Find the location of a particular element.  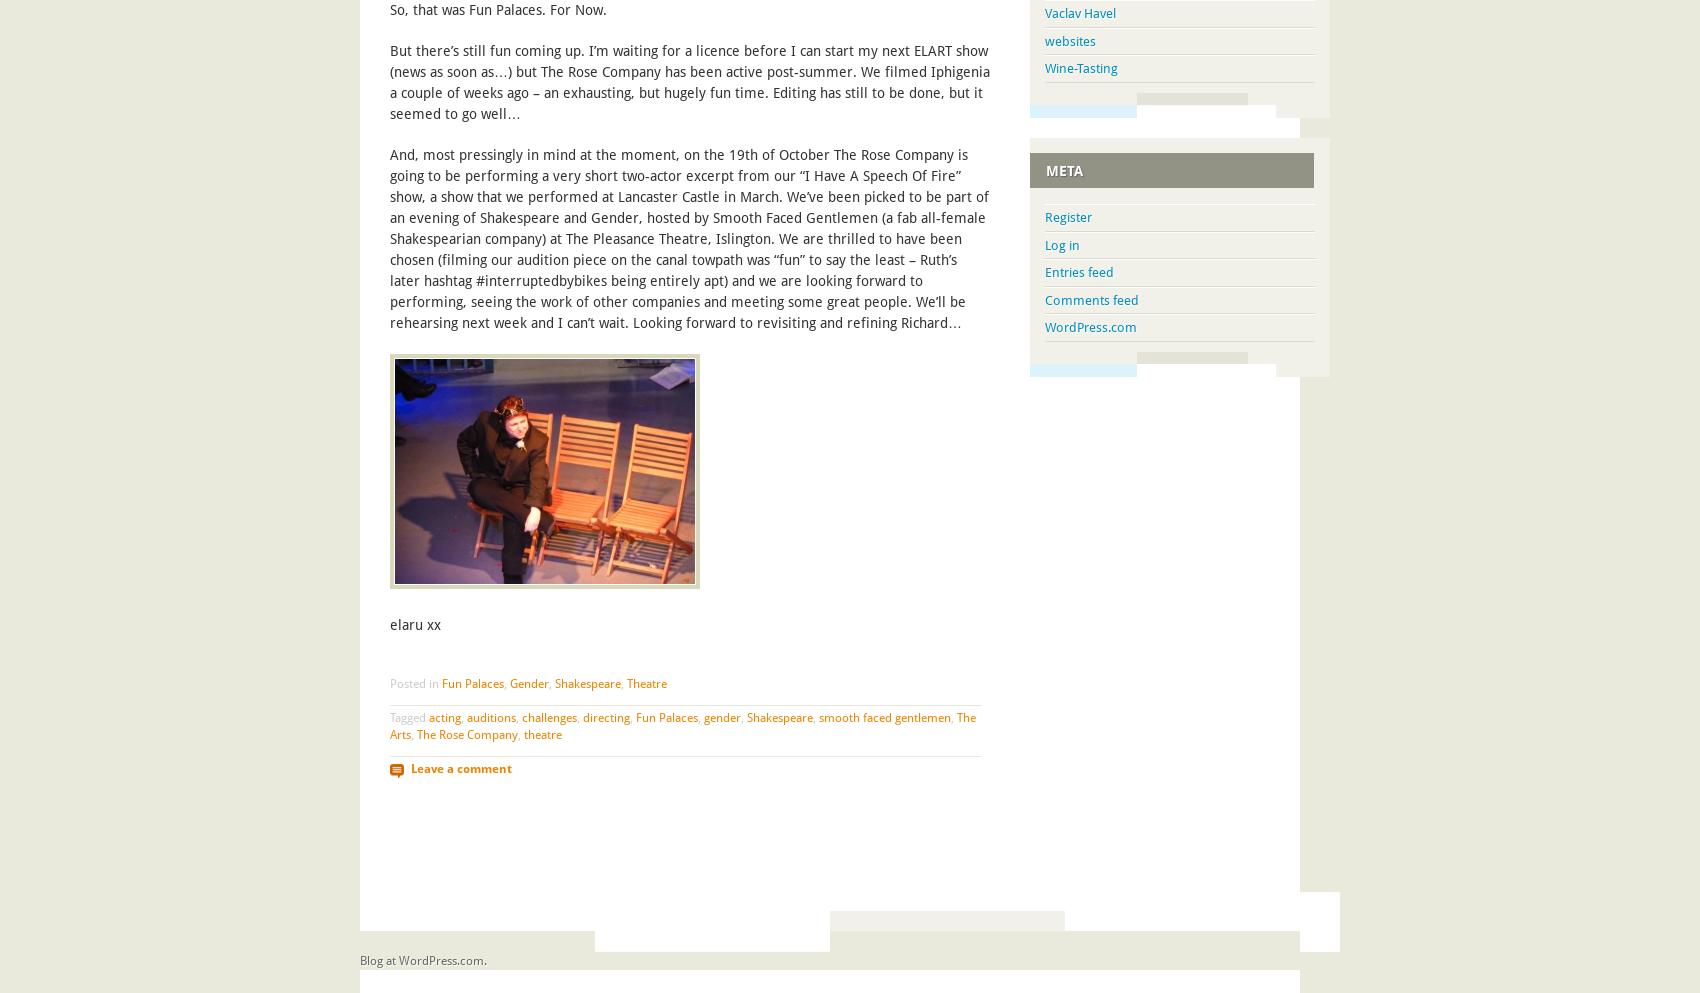

'Theatre' is located at coordinates (625, 683).